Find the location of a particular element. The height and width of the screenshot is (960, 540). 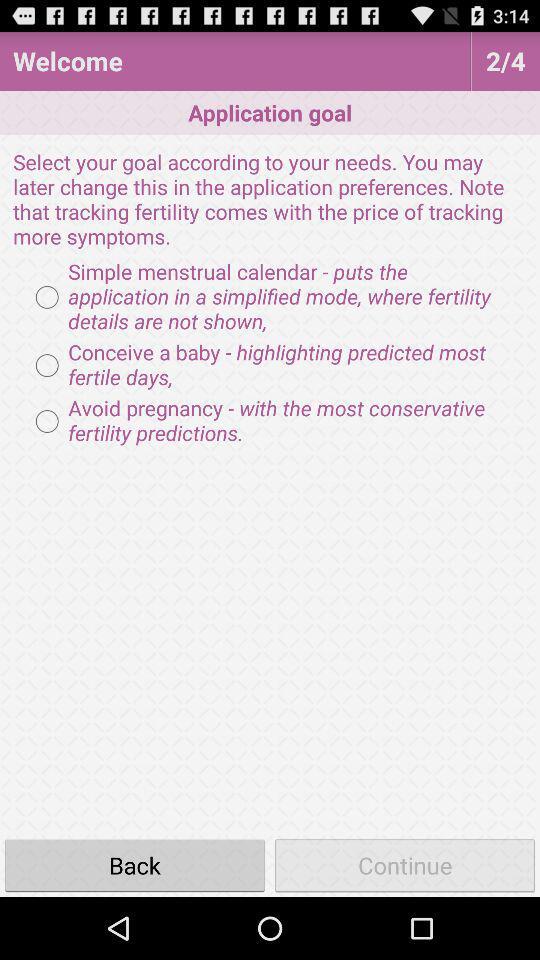

the item below the simple menstrual calendar radio button is located at coordinates (270, 364).